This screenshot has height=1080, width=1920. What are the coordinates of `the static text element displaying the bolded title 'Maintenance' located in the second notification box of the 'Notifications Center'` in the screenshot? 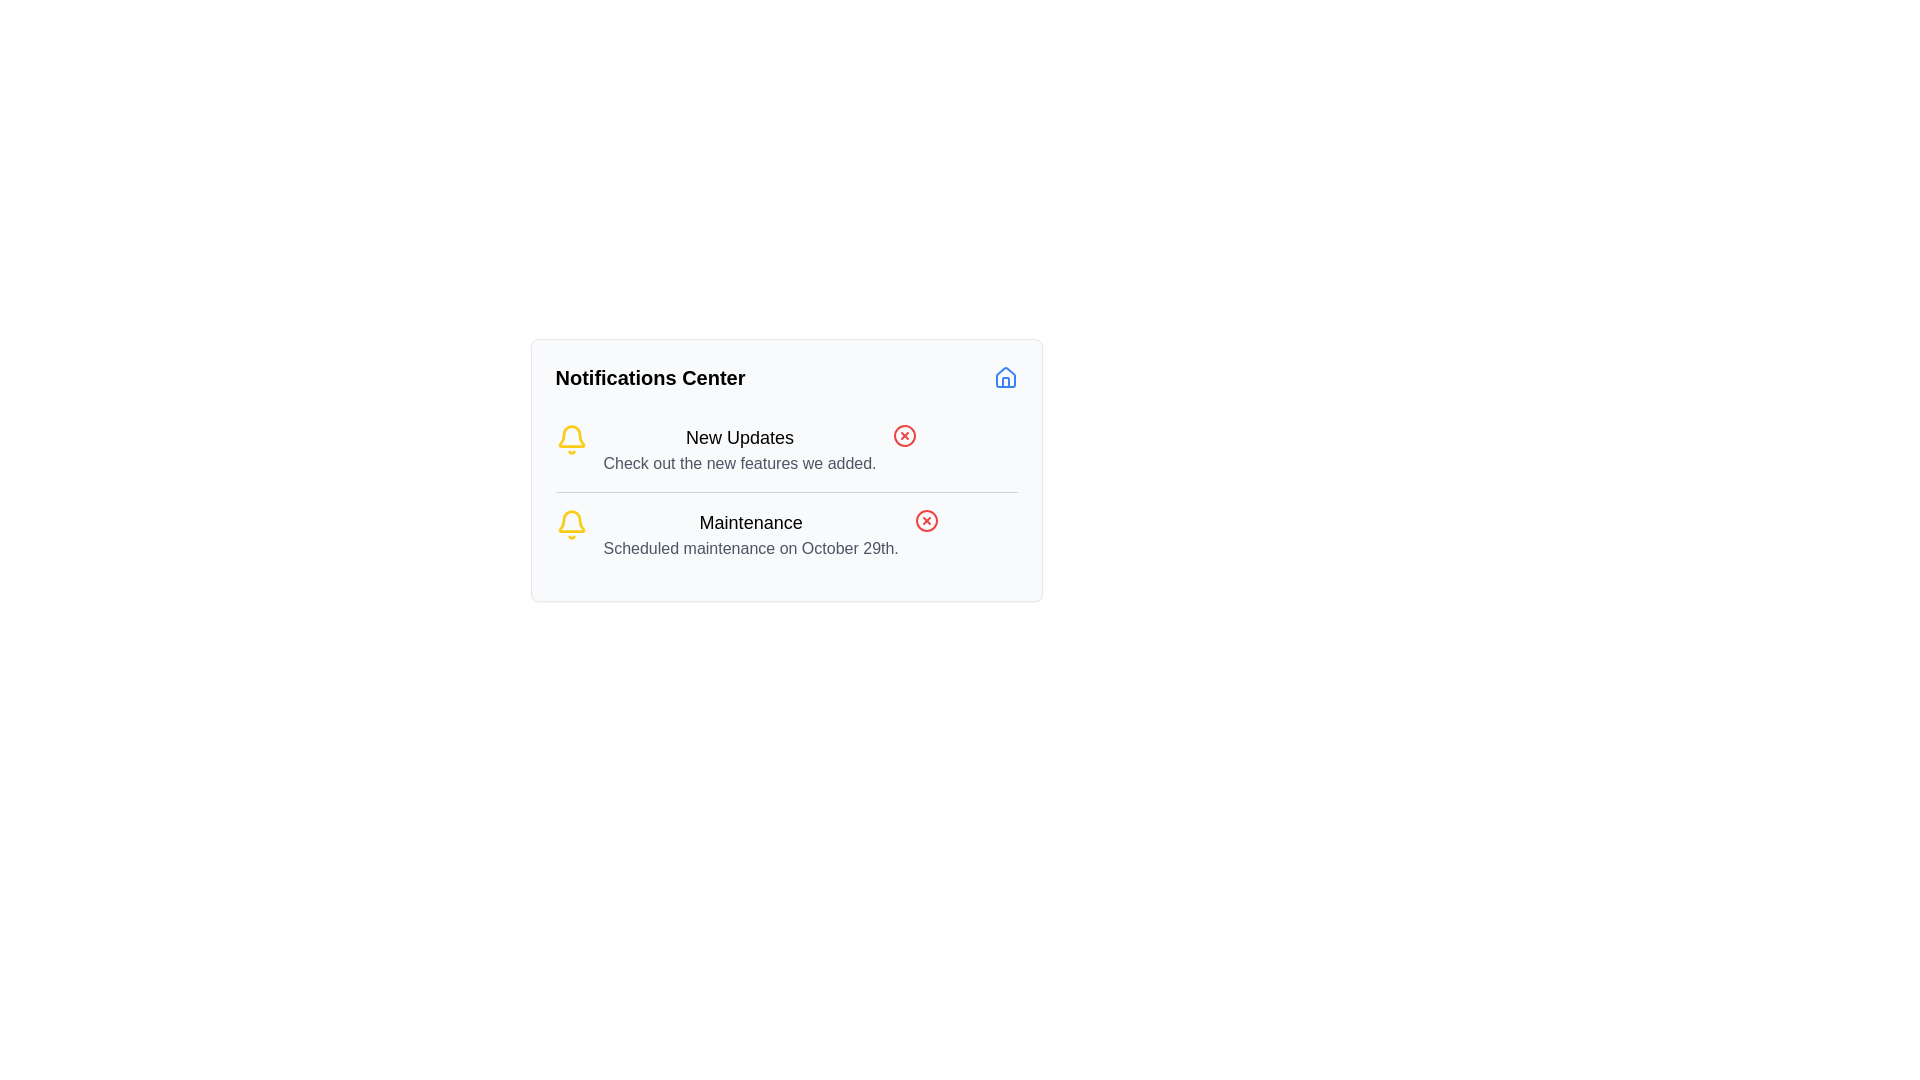 It's located at (750, 522).